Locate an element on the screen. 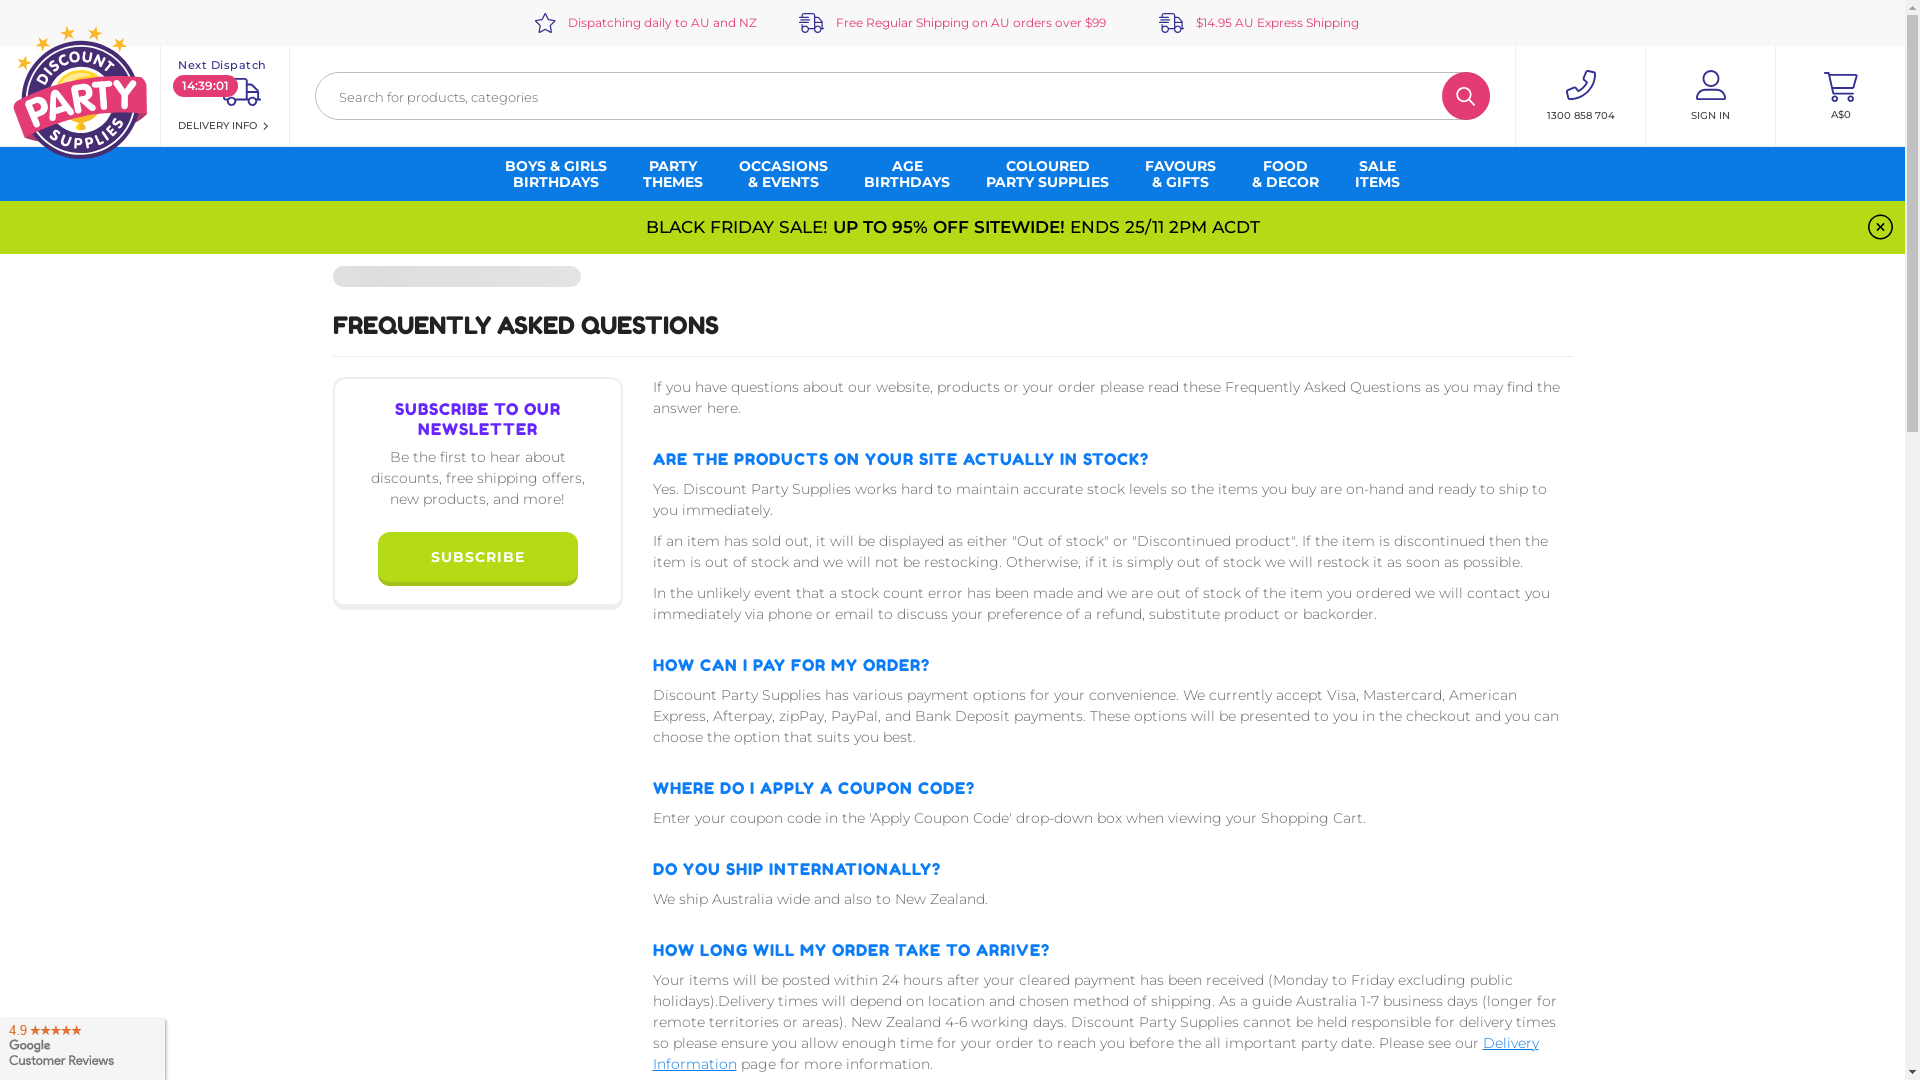 The height and width of the screenshot is (1080, 1920). 'Next Dispatch is located at coordinates (225, 96).